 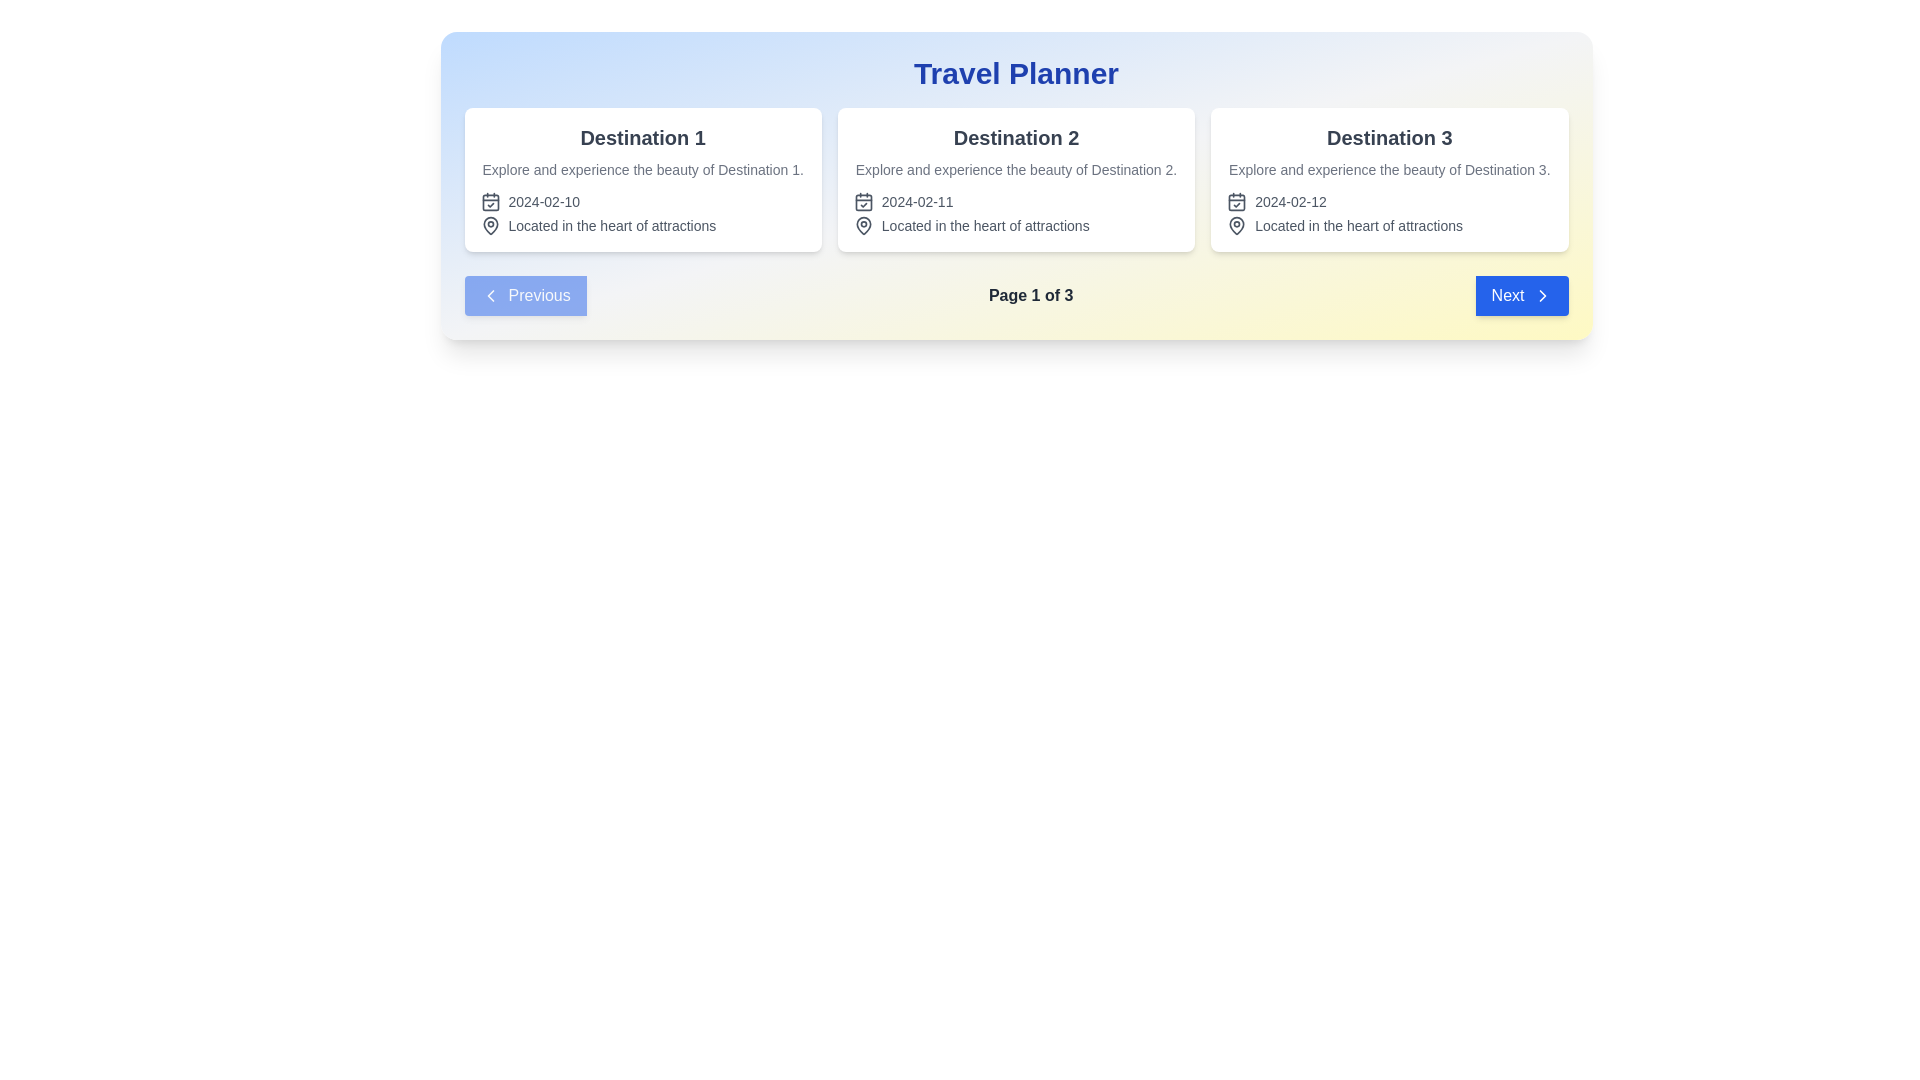 What do you see at coordinates (643, 225) in the screenshot?
I see `the text label with an embedded location pin icon that displays 'Located in the heart of attractions.' This element is positioned at the bottom of the 'Destination 1' card, below another text element showing a date` at bounding box center [643, 225].